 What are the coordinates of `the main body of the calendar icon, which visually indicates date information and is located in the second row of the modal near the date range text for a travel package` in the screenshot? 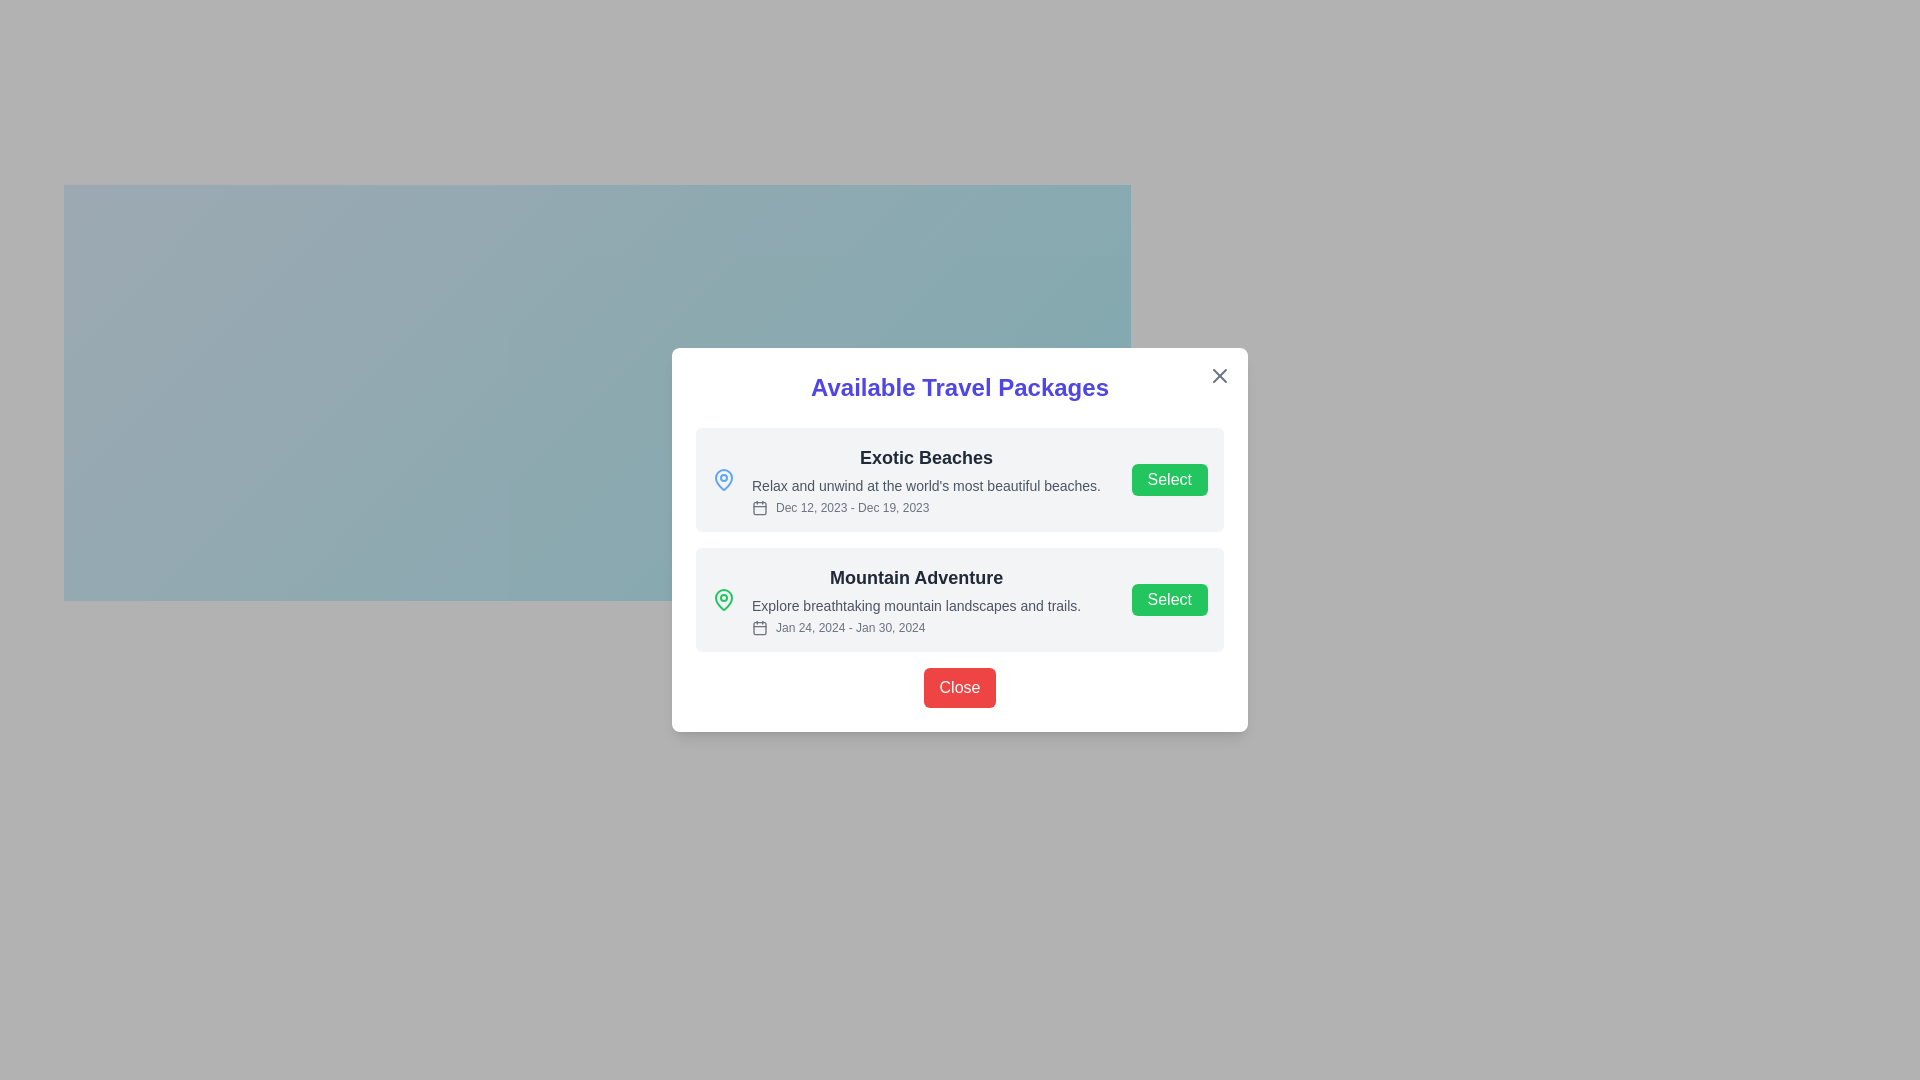 It's located at (758, 627).